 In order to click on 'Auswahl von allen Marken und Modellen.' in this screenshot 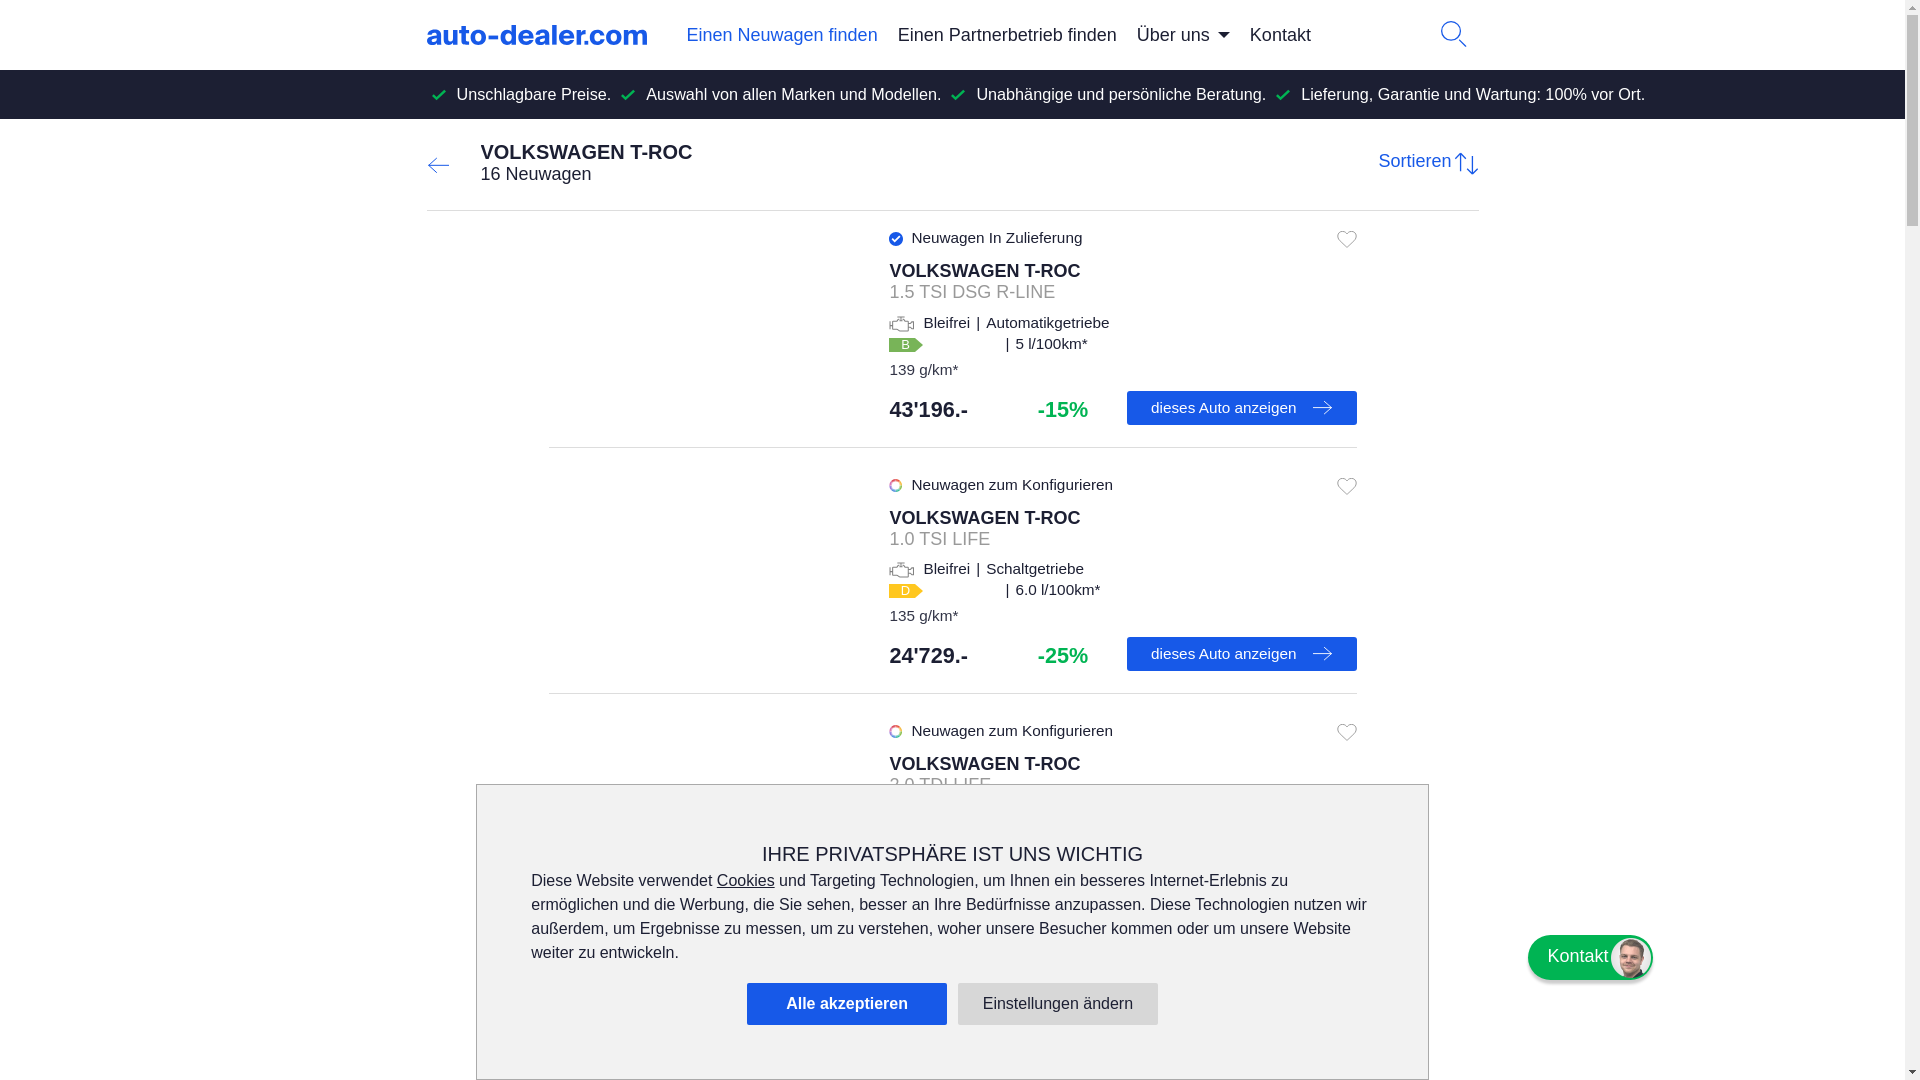, I will do `click(792, 93)`.